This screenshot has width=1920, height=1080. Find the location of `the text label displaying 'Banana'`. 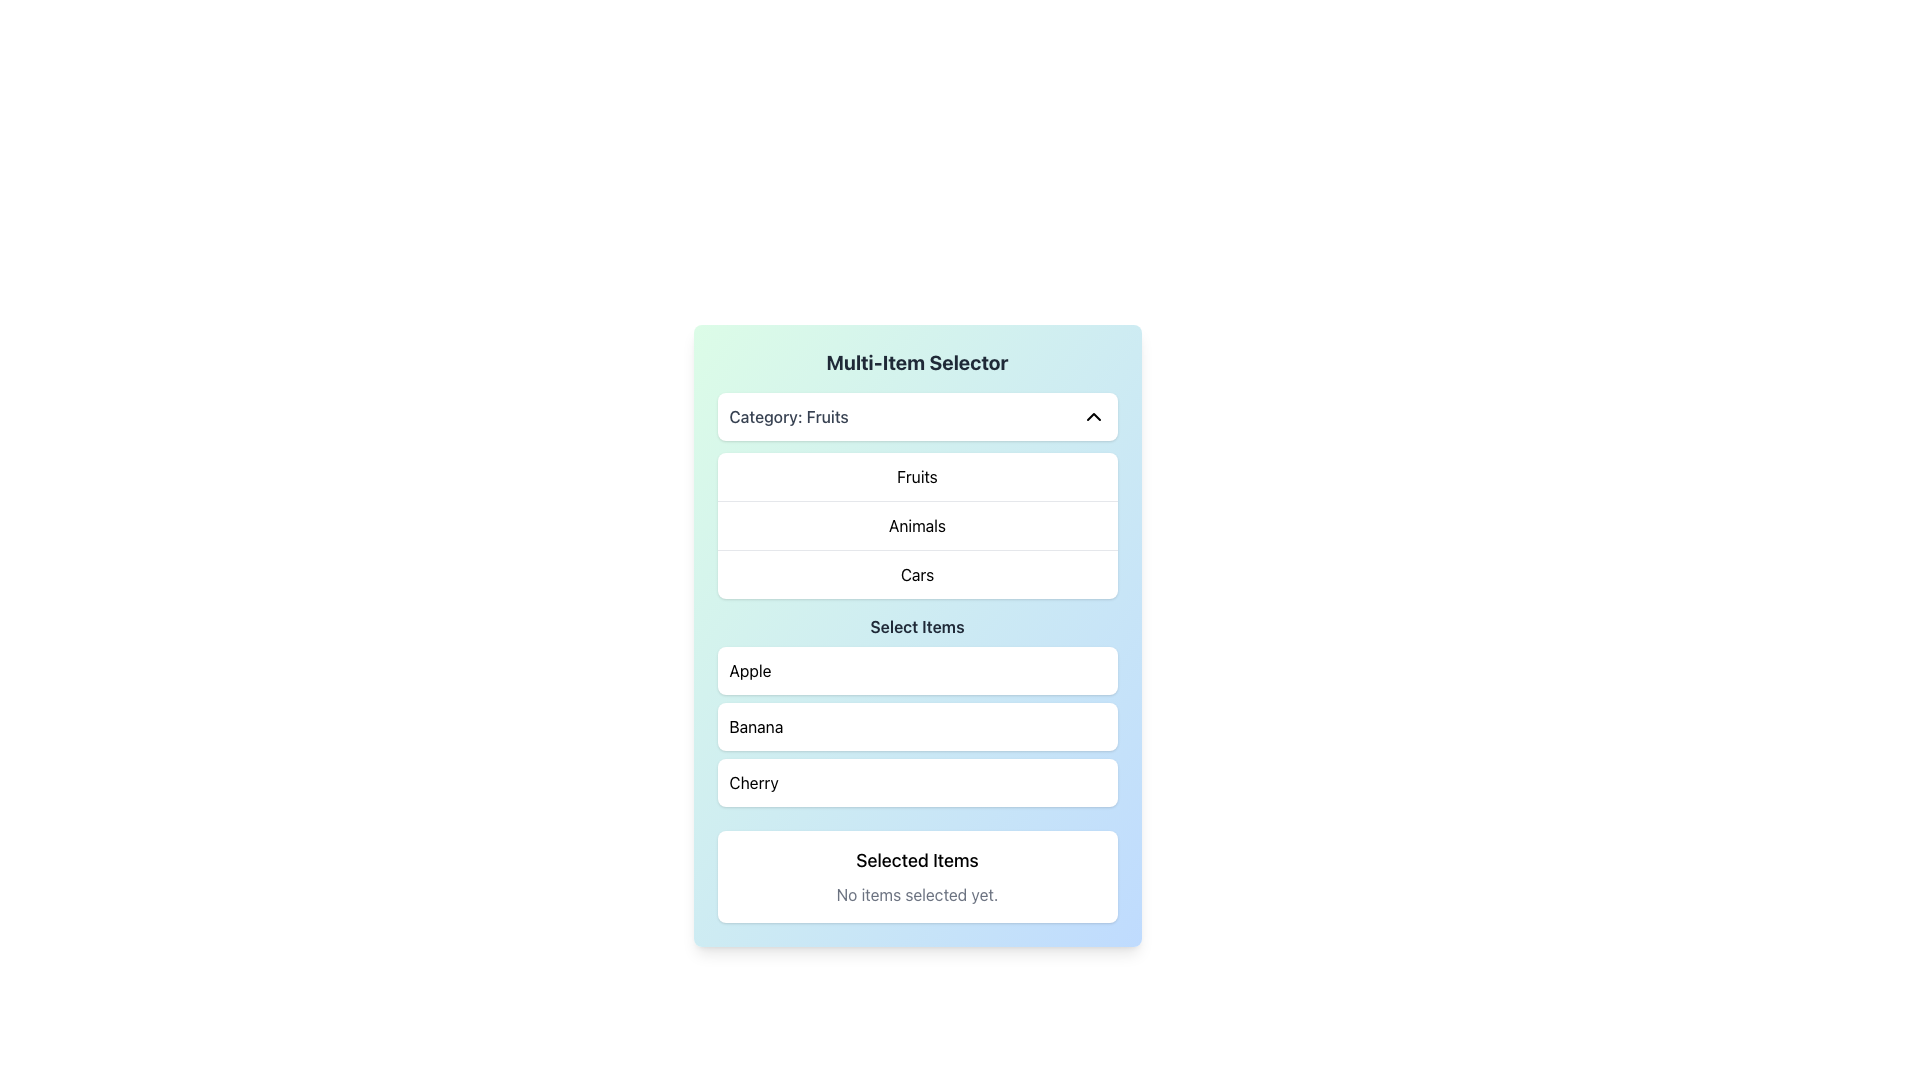

the text label displaying 'Banana' is located at coordinates (755, 726).